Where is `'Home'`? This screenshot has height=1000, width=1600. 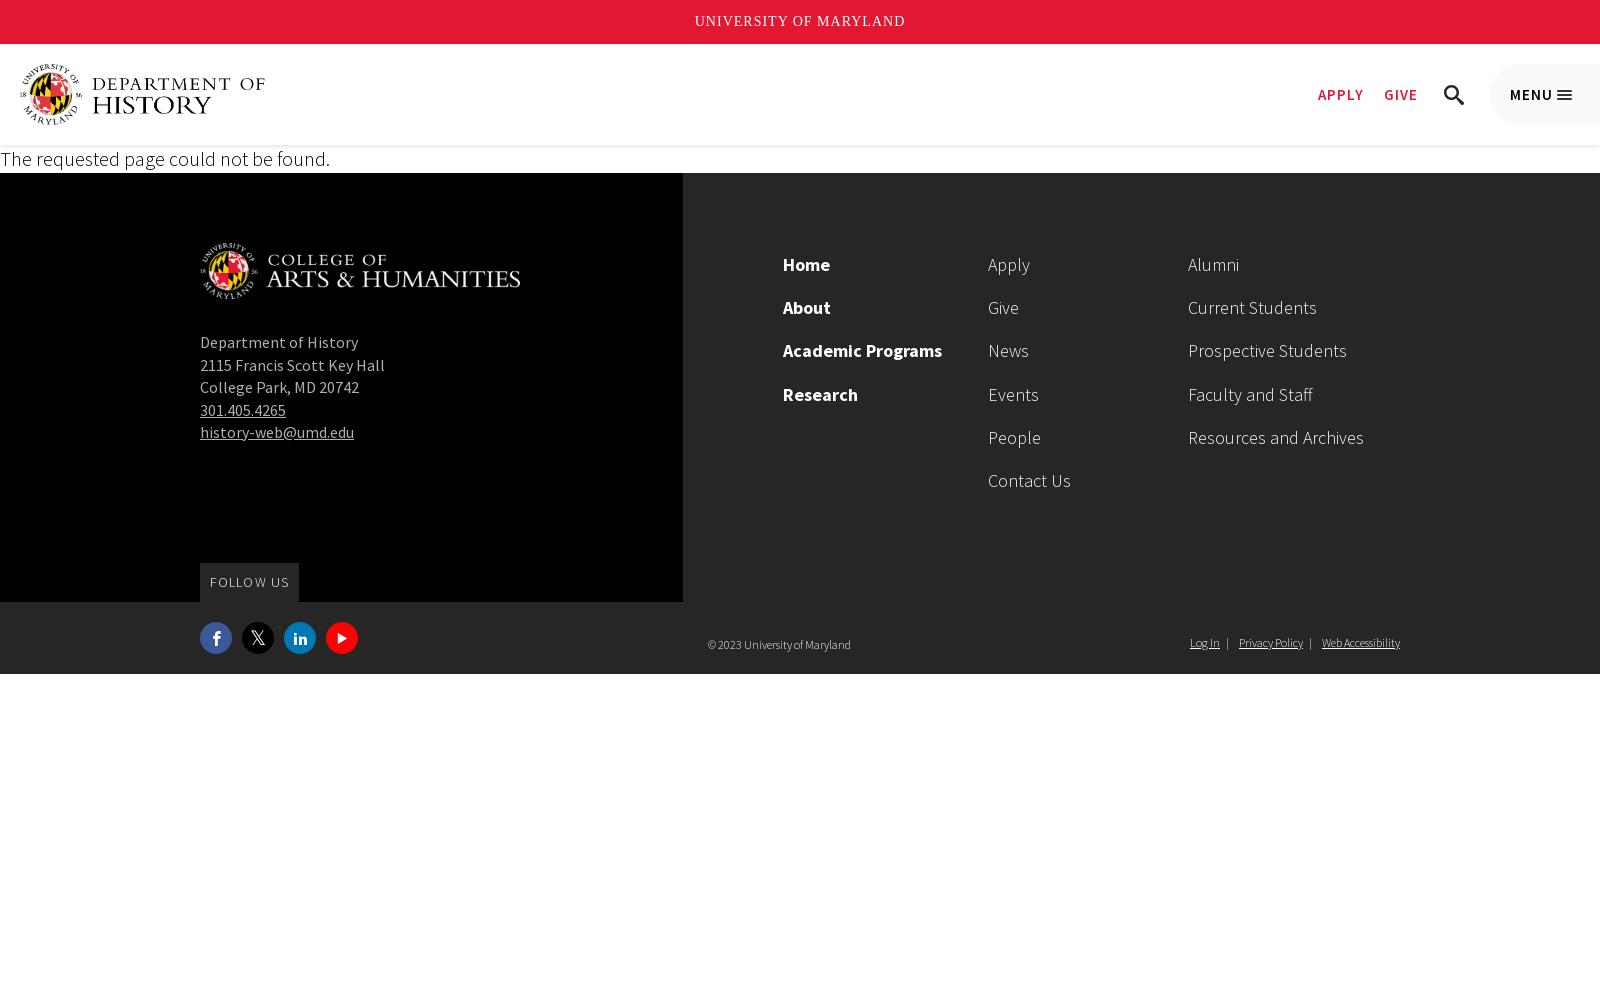 'Home' is located at coordinates (804, 264).